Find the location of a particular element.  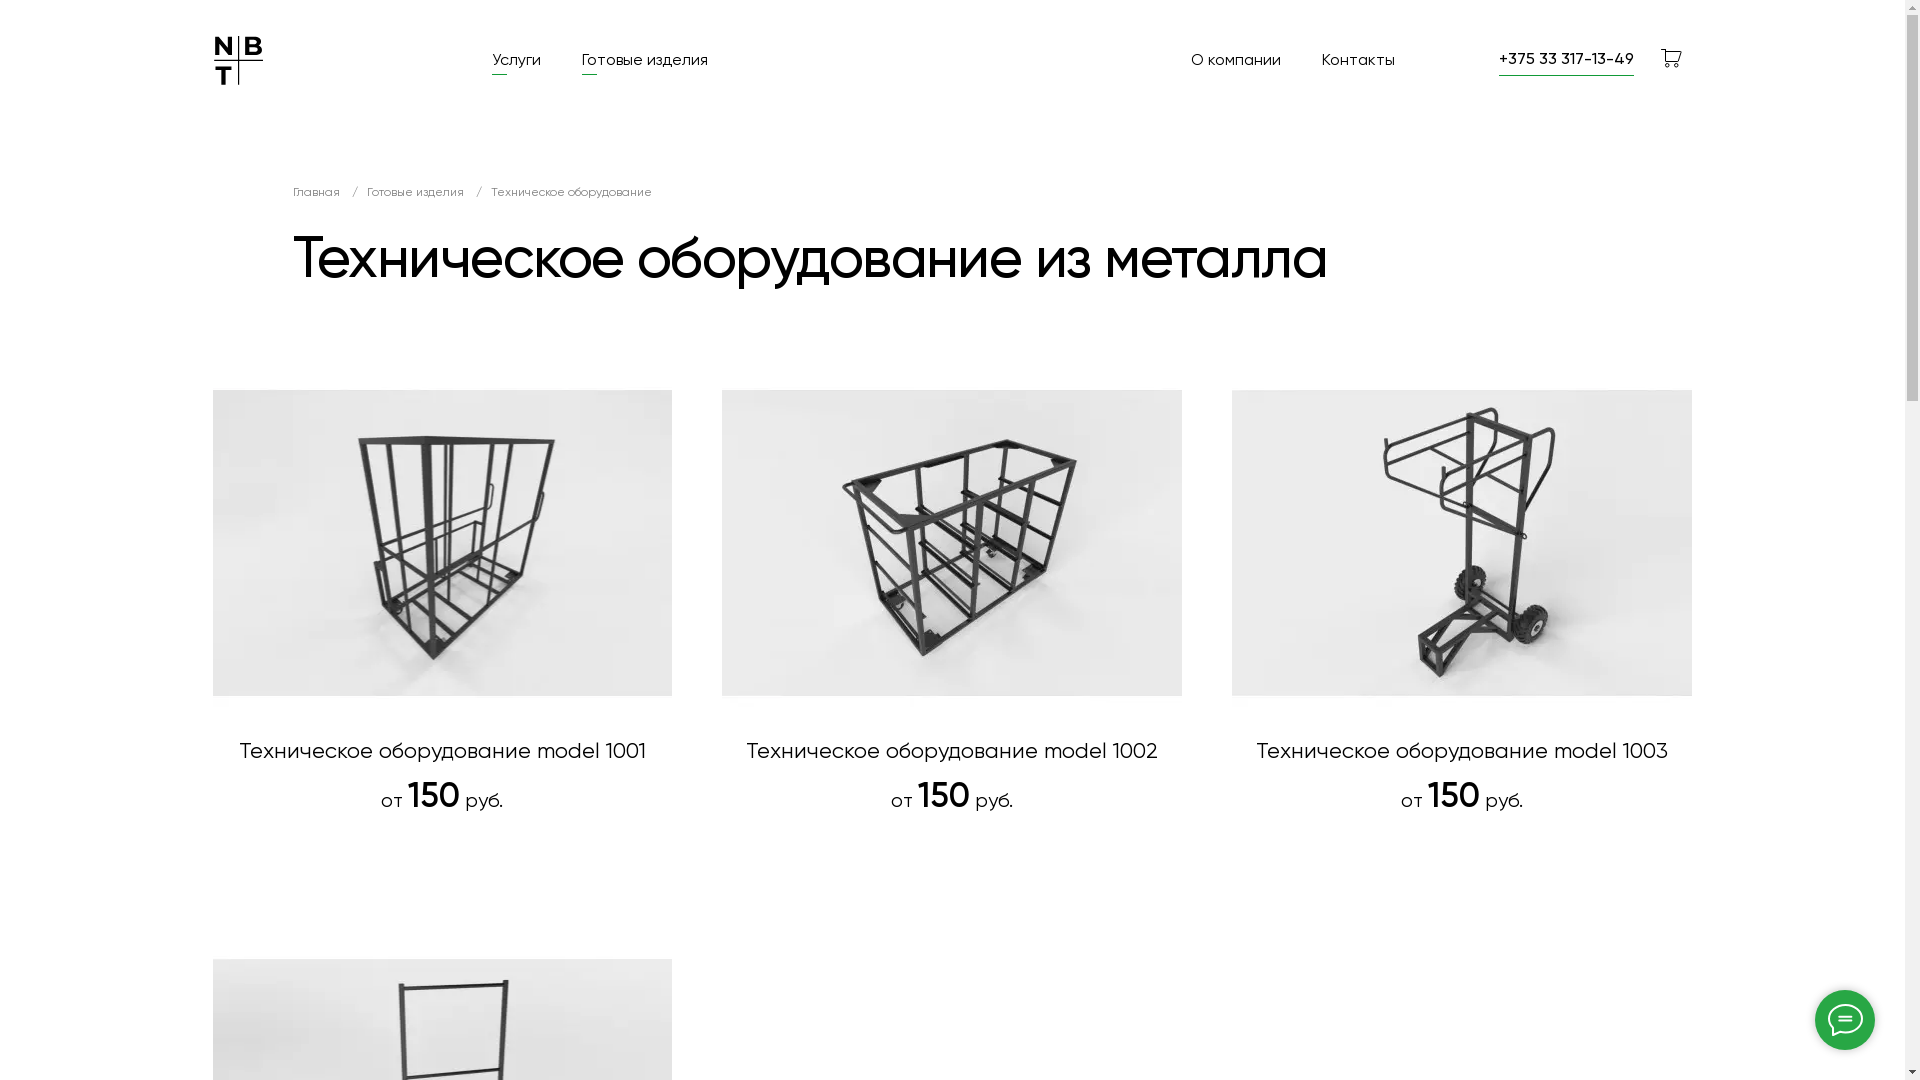

'+375 33 317-13-49' is located at coordinates (1564, 57).